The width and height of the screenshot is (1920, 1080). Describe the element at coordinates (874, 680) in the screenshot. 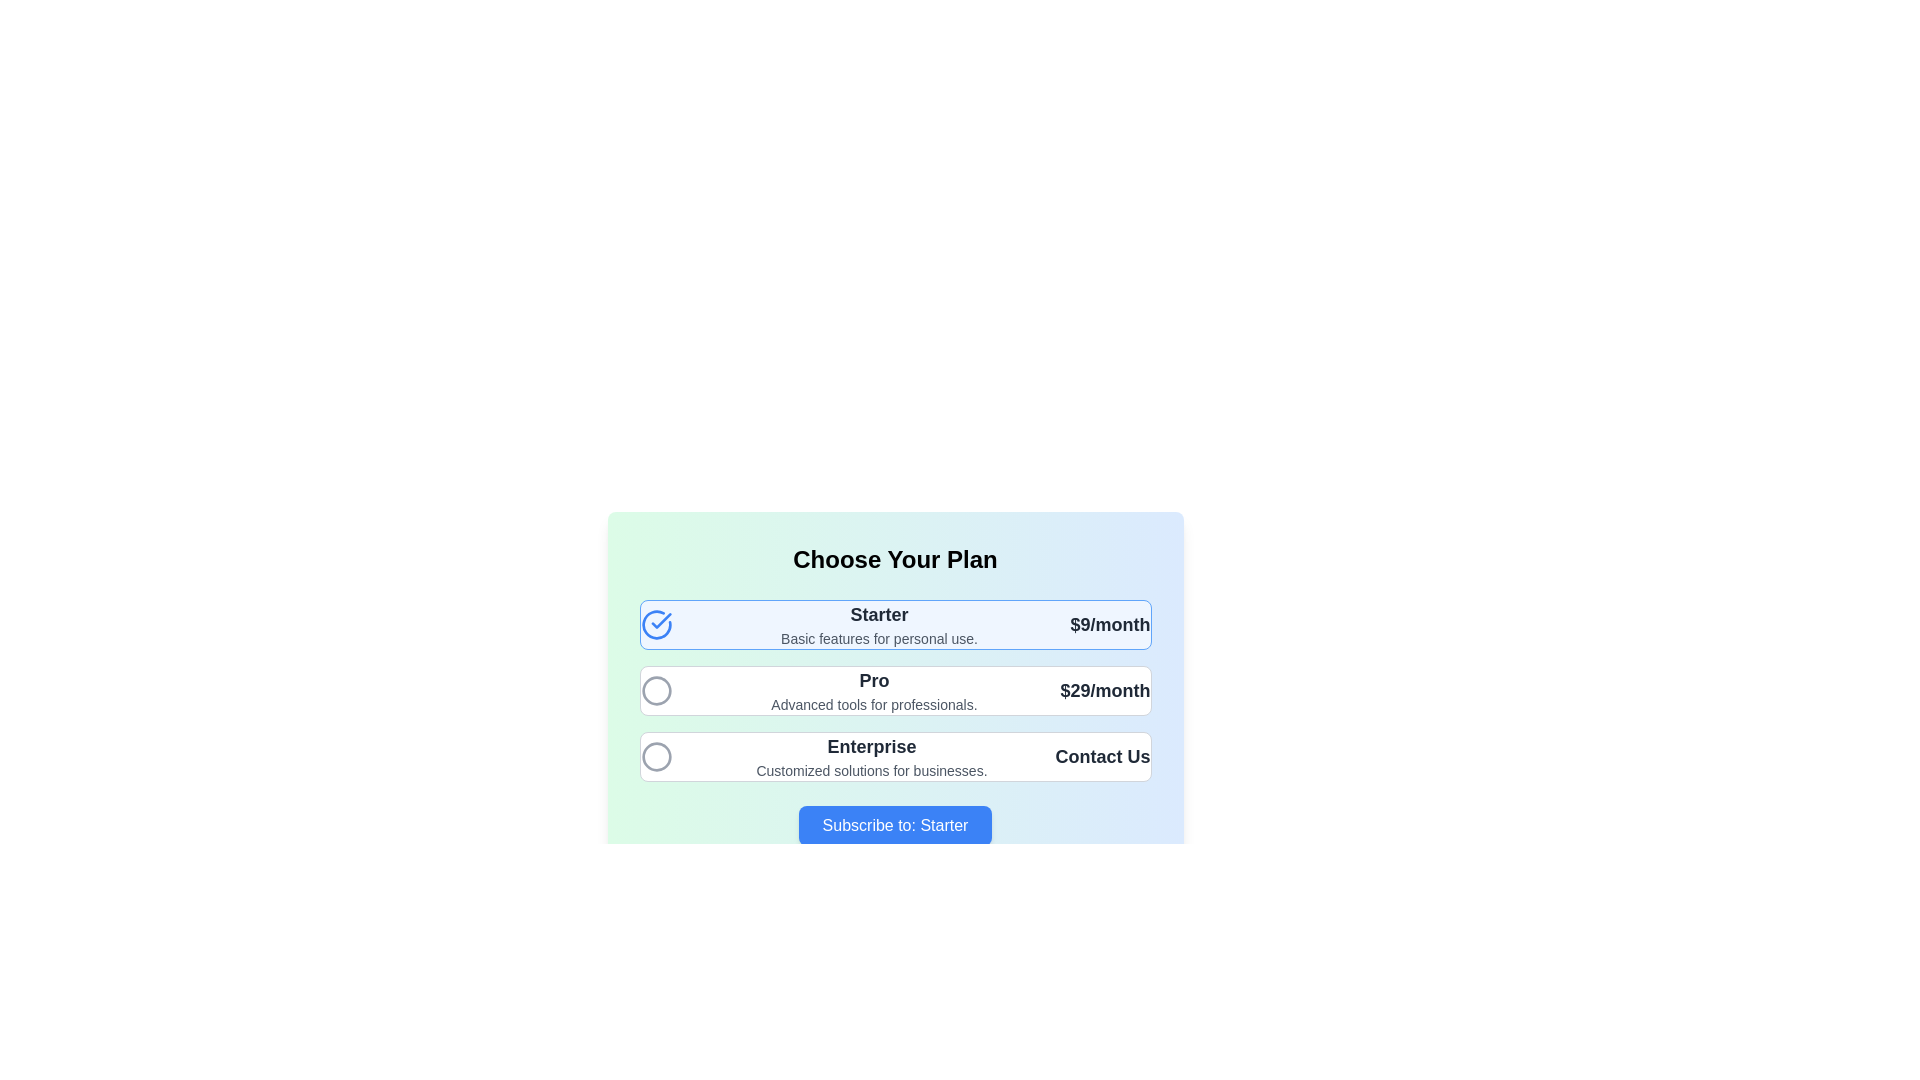

I see `the static text label indicating the 'Pro' subscription plan, which is centrally positioned among subscription options` at that location.